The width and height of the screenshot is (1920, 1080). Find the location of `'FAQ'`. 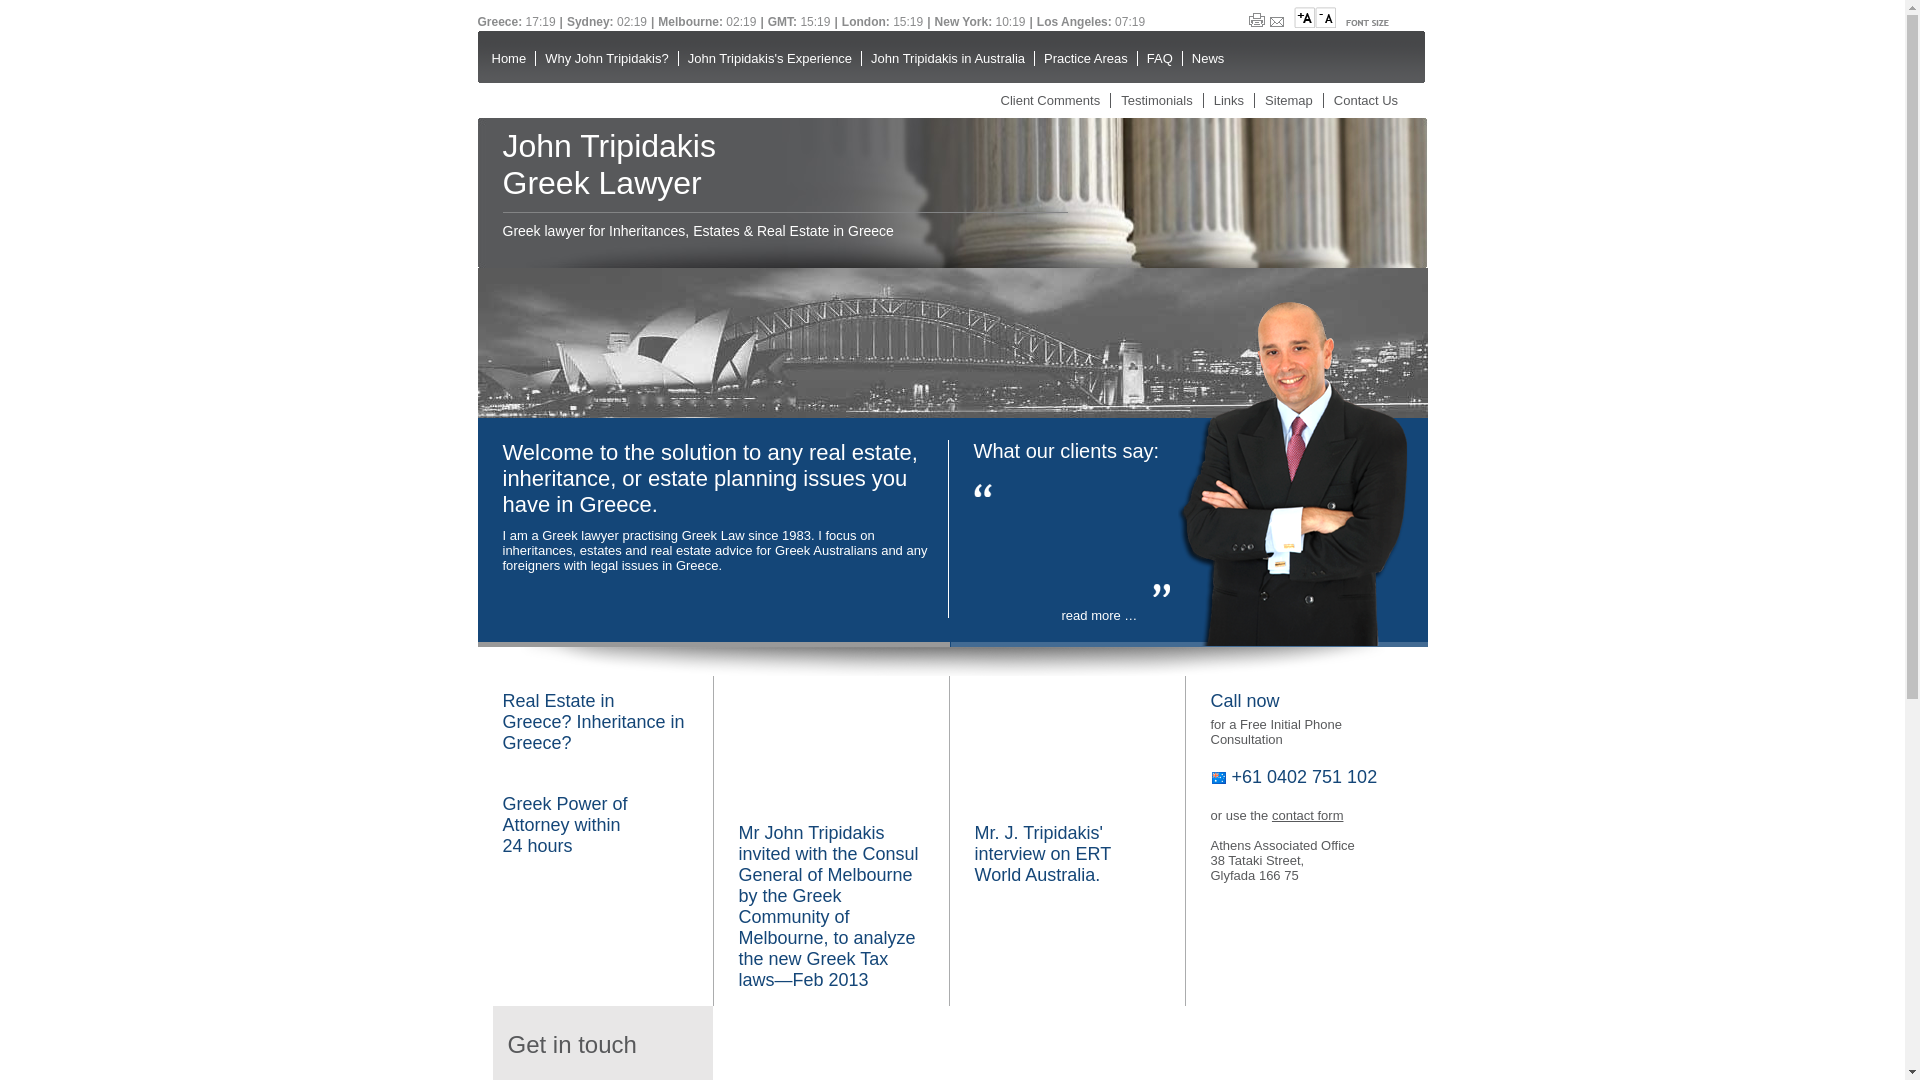

'FAQ' is located at coordinates (1137, 57).